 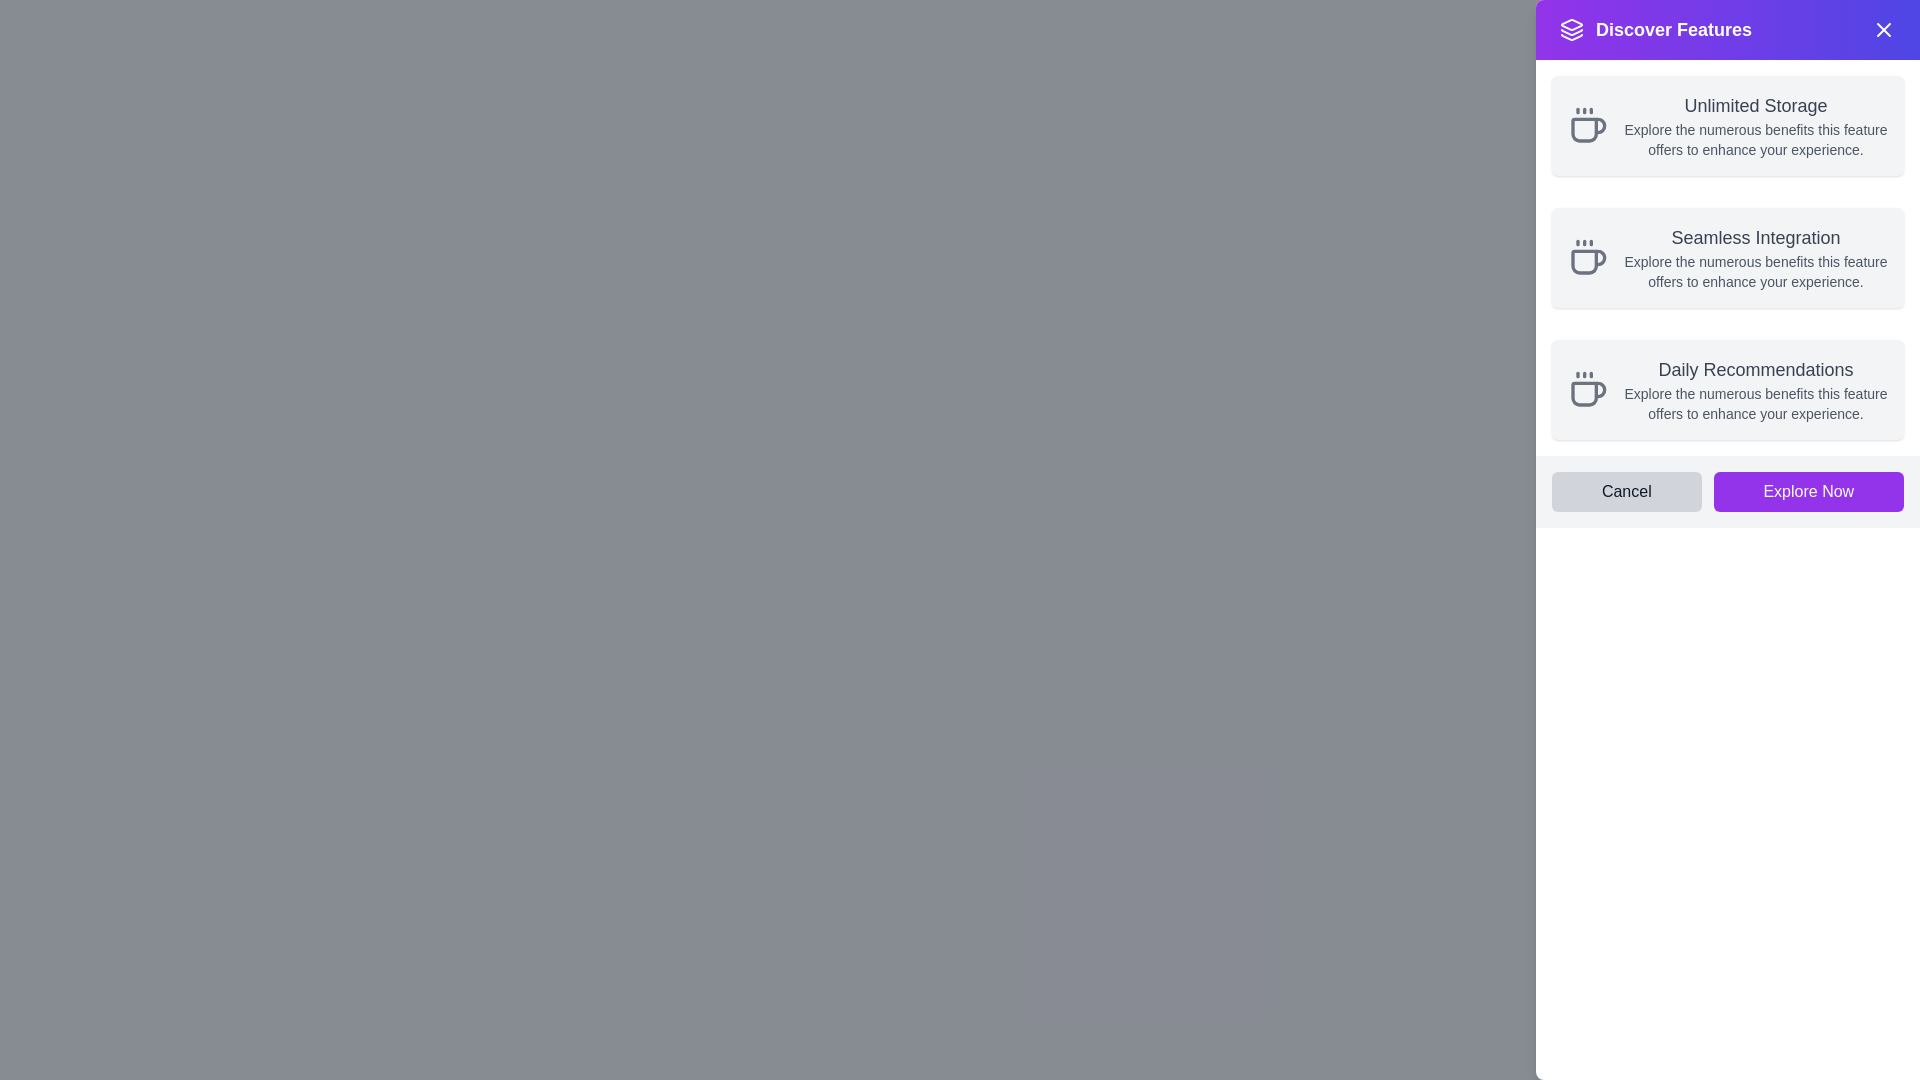 What do you see at coordinates (1755, 404) in the screenshot?
I see `the static text element that describes the benefits of the feature, located below the 'Daily Recommendations' header in the third feature card of the right-aligned feature panel` at bounding box center [1755, 404].